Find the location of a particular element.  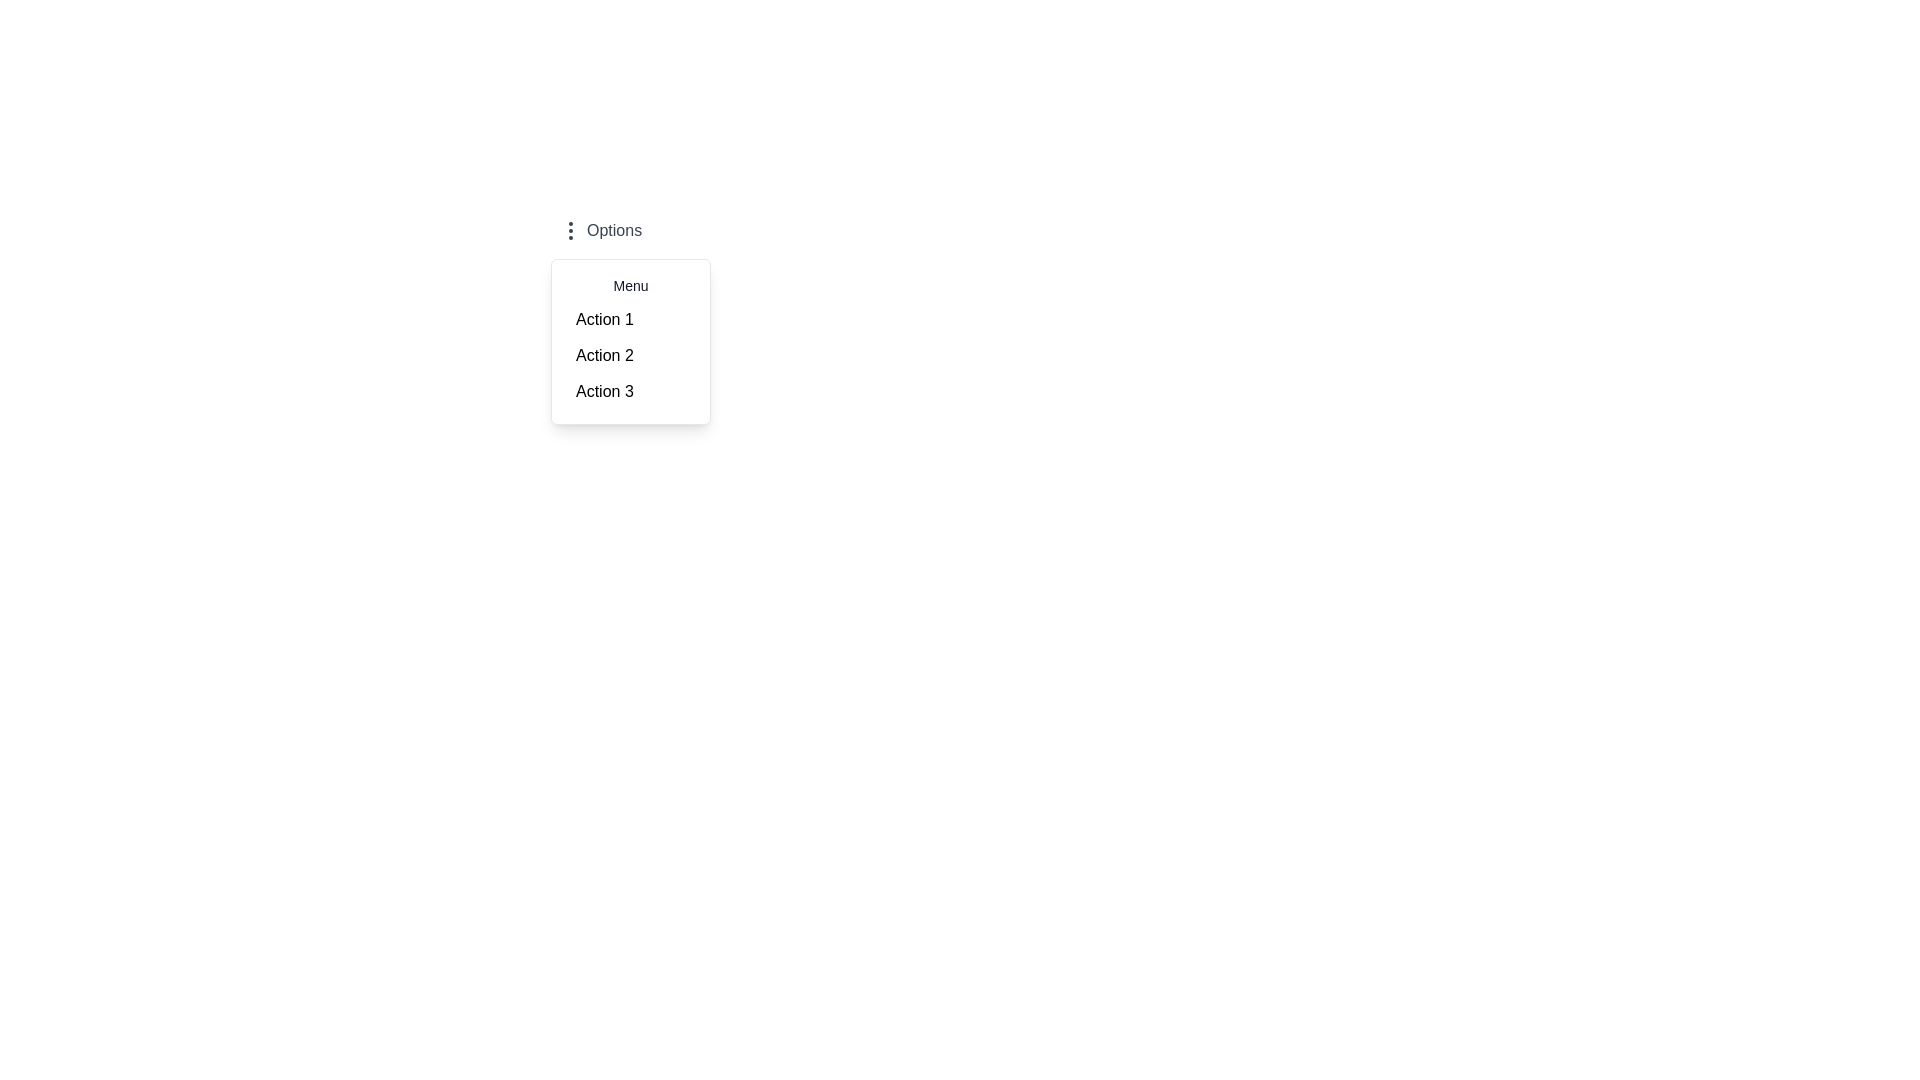

the interactive menu option labeled 'Action 3' is located at coordinates (629, 392).